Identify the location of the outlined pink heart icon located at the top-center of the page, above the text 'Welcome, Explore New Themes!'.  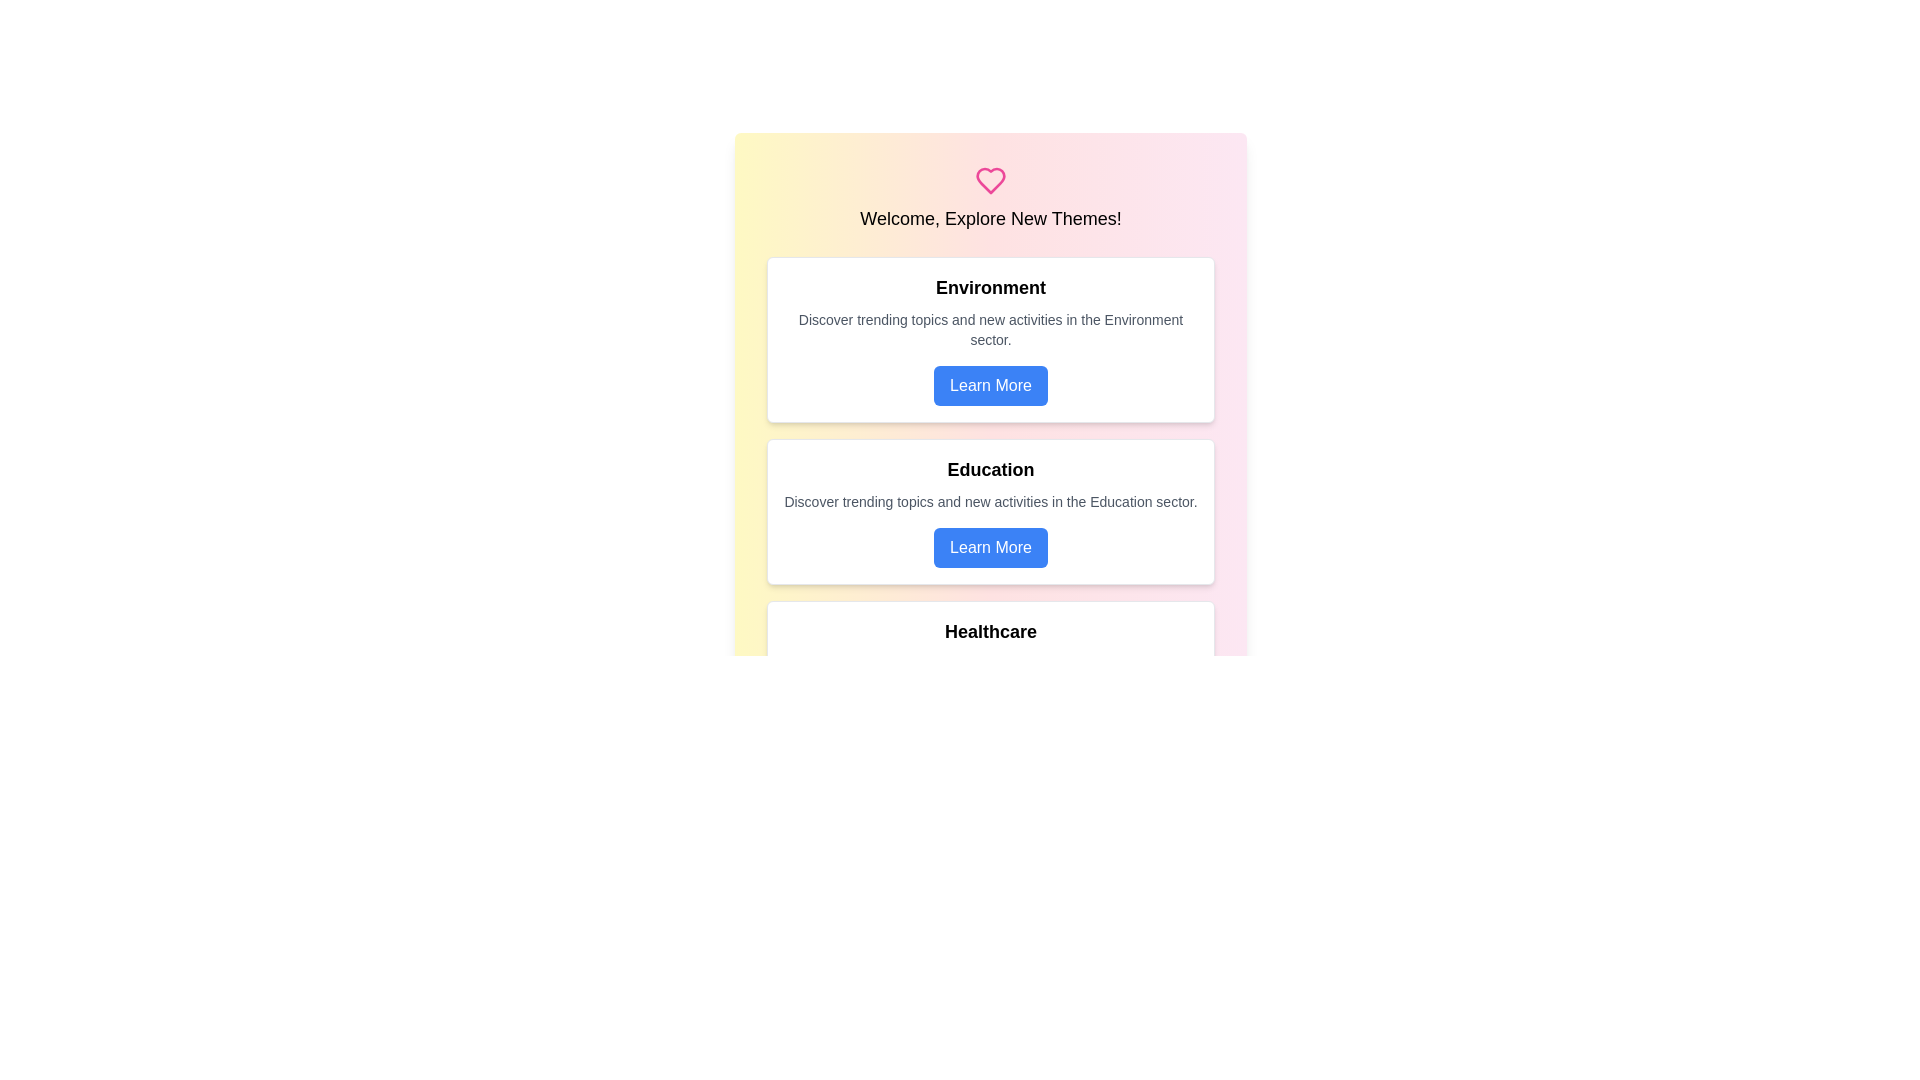
(990, 181).